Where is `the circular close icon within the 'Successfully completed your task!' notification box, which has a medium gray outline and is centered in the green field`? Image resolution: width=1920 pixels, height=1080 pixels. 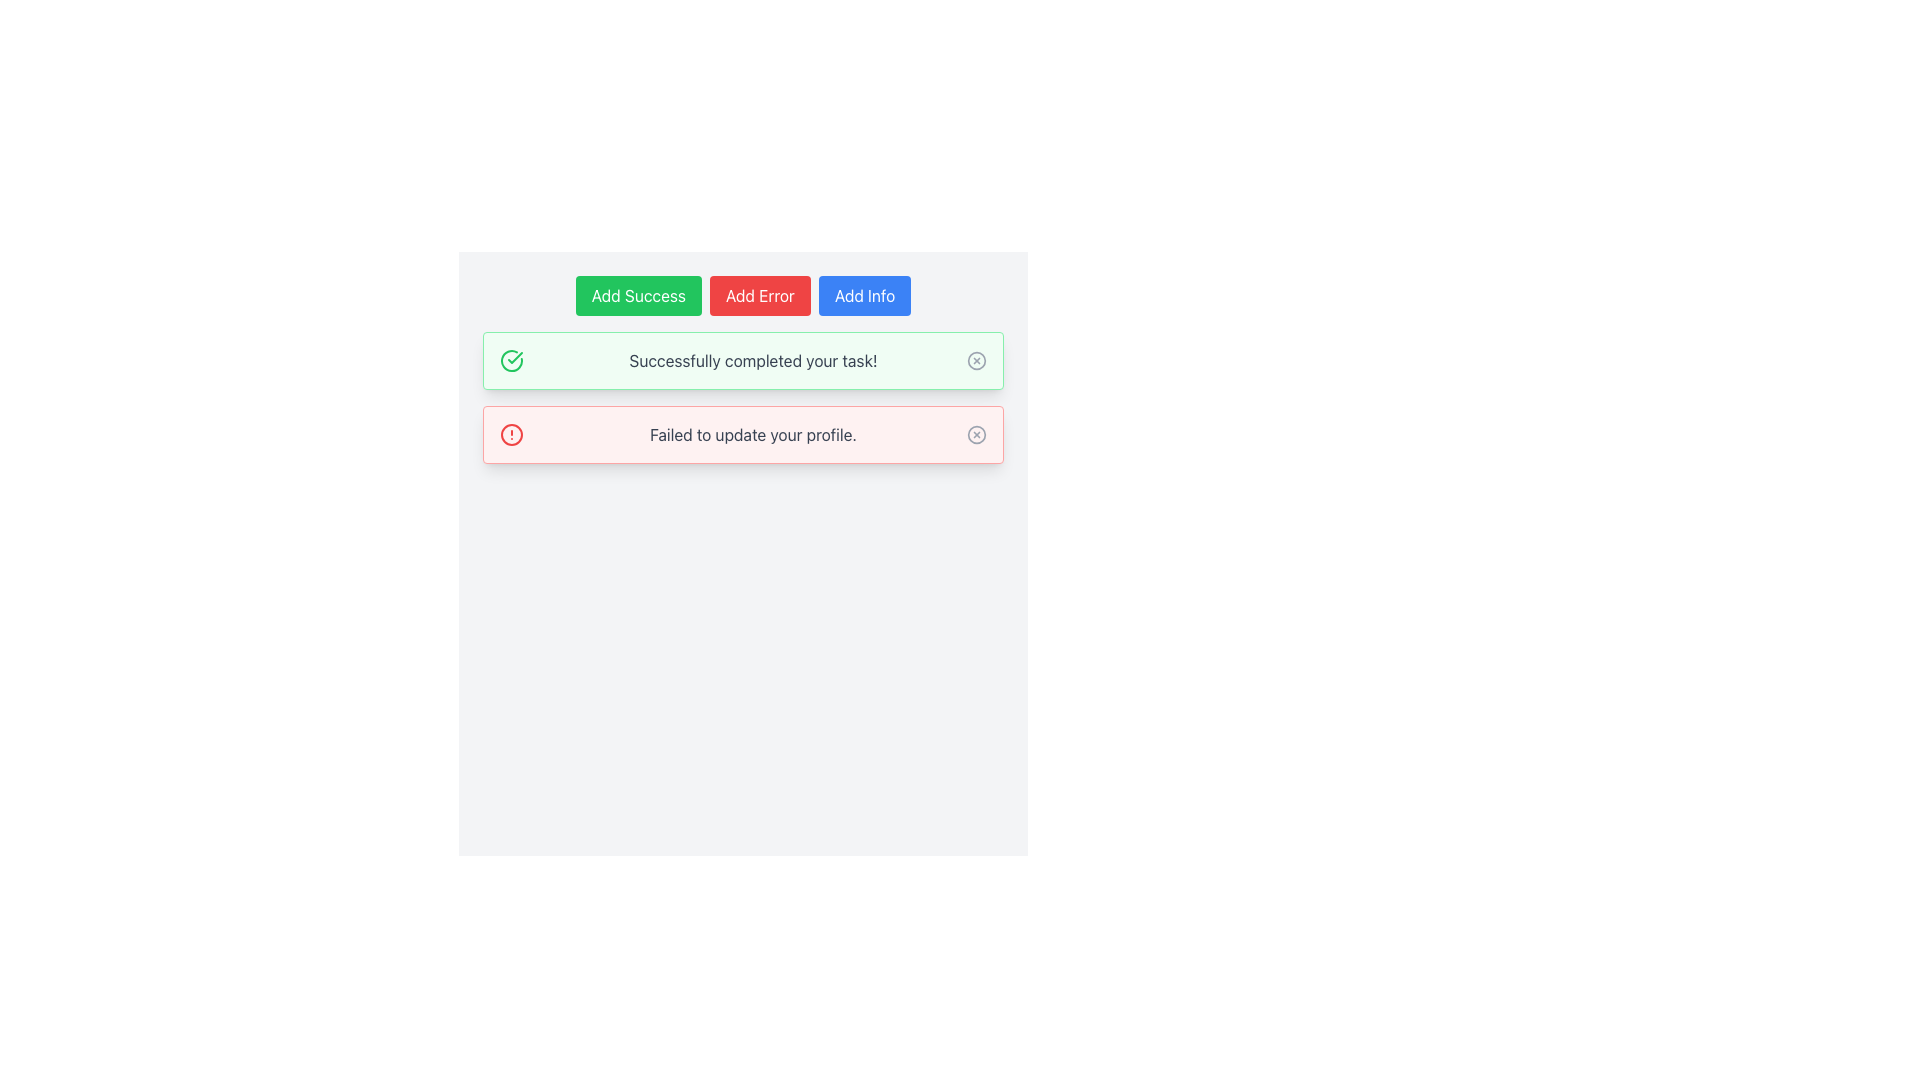
the circular close icon within the 'Successfully completed your task!' notification box, which has a medium gray outline and is centered in the green field is located at coordinates (977, 361).